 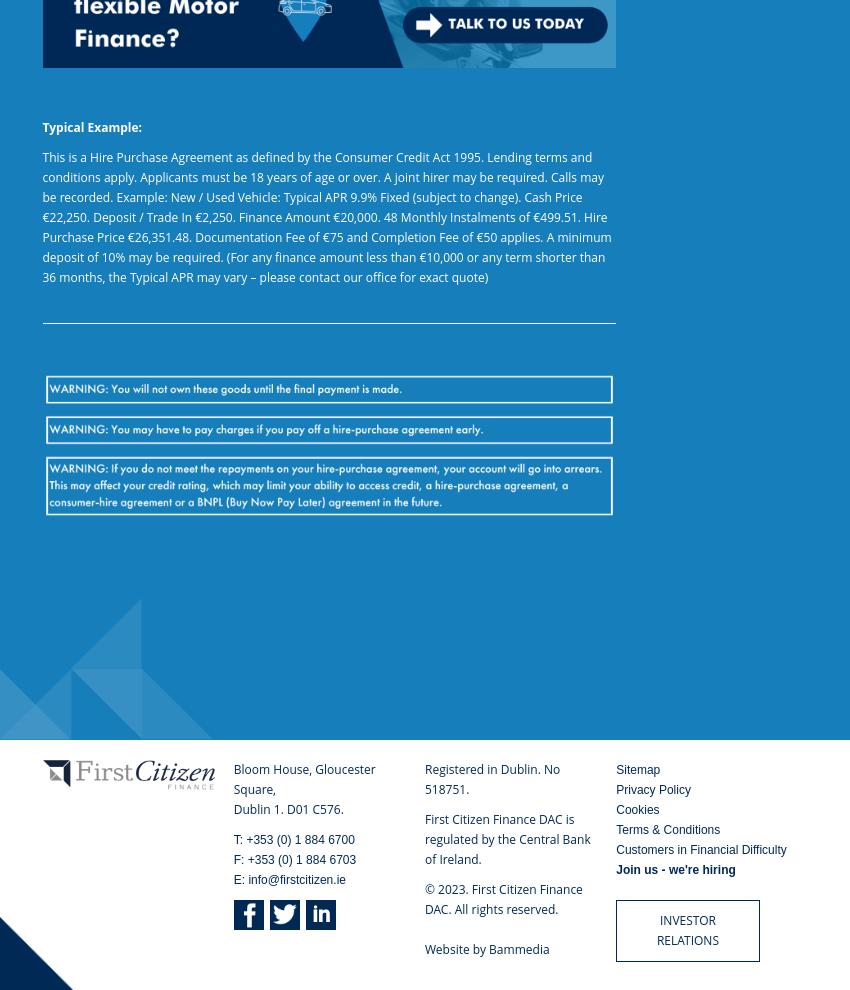 What do you see at coordinates (518, 949) in the screenshot?
I see `'Bammedia'` at bounding box center [518, 949].